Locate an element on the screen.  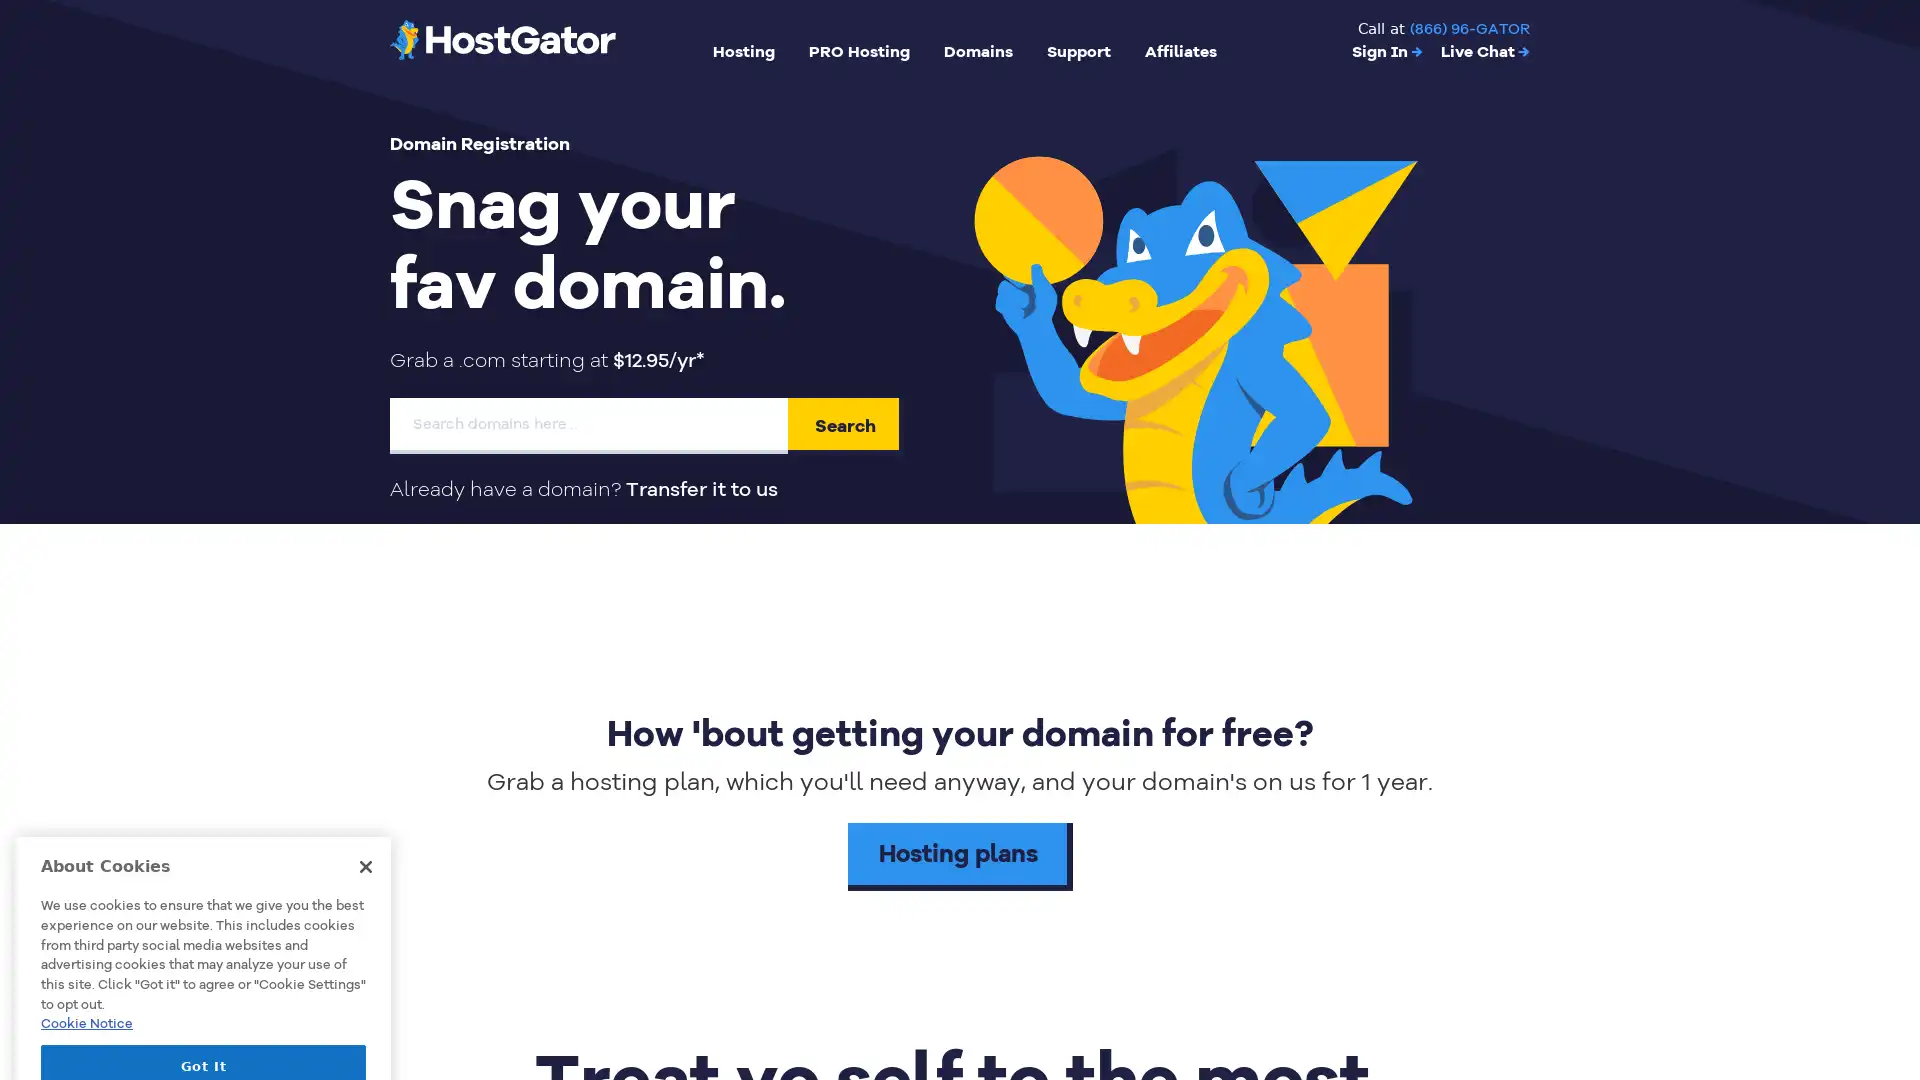
(866) 96-GATOR is located at coordinates (1469, 29).